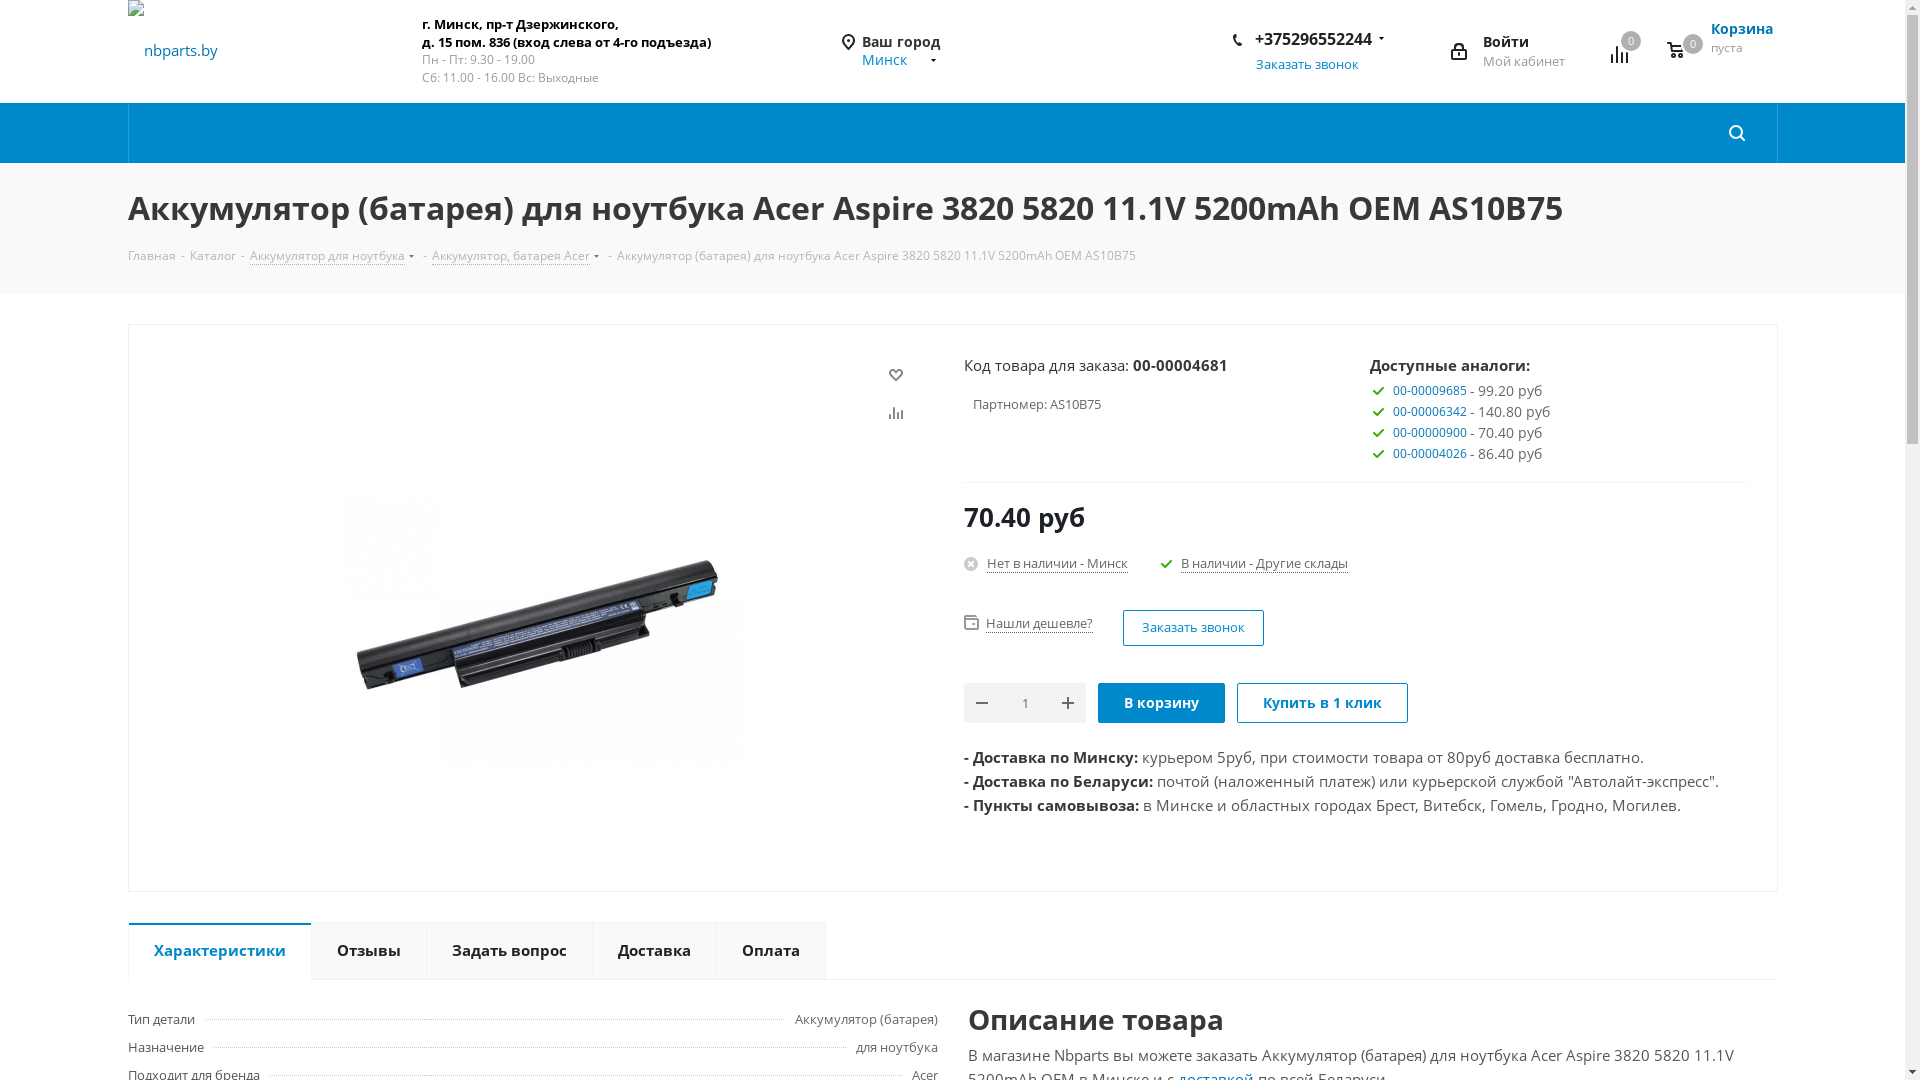 The image size is (1920, 1080). Describe the element at coordinates (1429, 390) in the screenshot. I see `'00-00009685'` at that location.